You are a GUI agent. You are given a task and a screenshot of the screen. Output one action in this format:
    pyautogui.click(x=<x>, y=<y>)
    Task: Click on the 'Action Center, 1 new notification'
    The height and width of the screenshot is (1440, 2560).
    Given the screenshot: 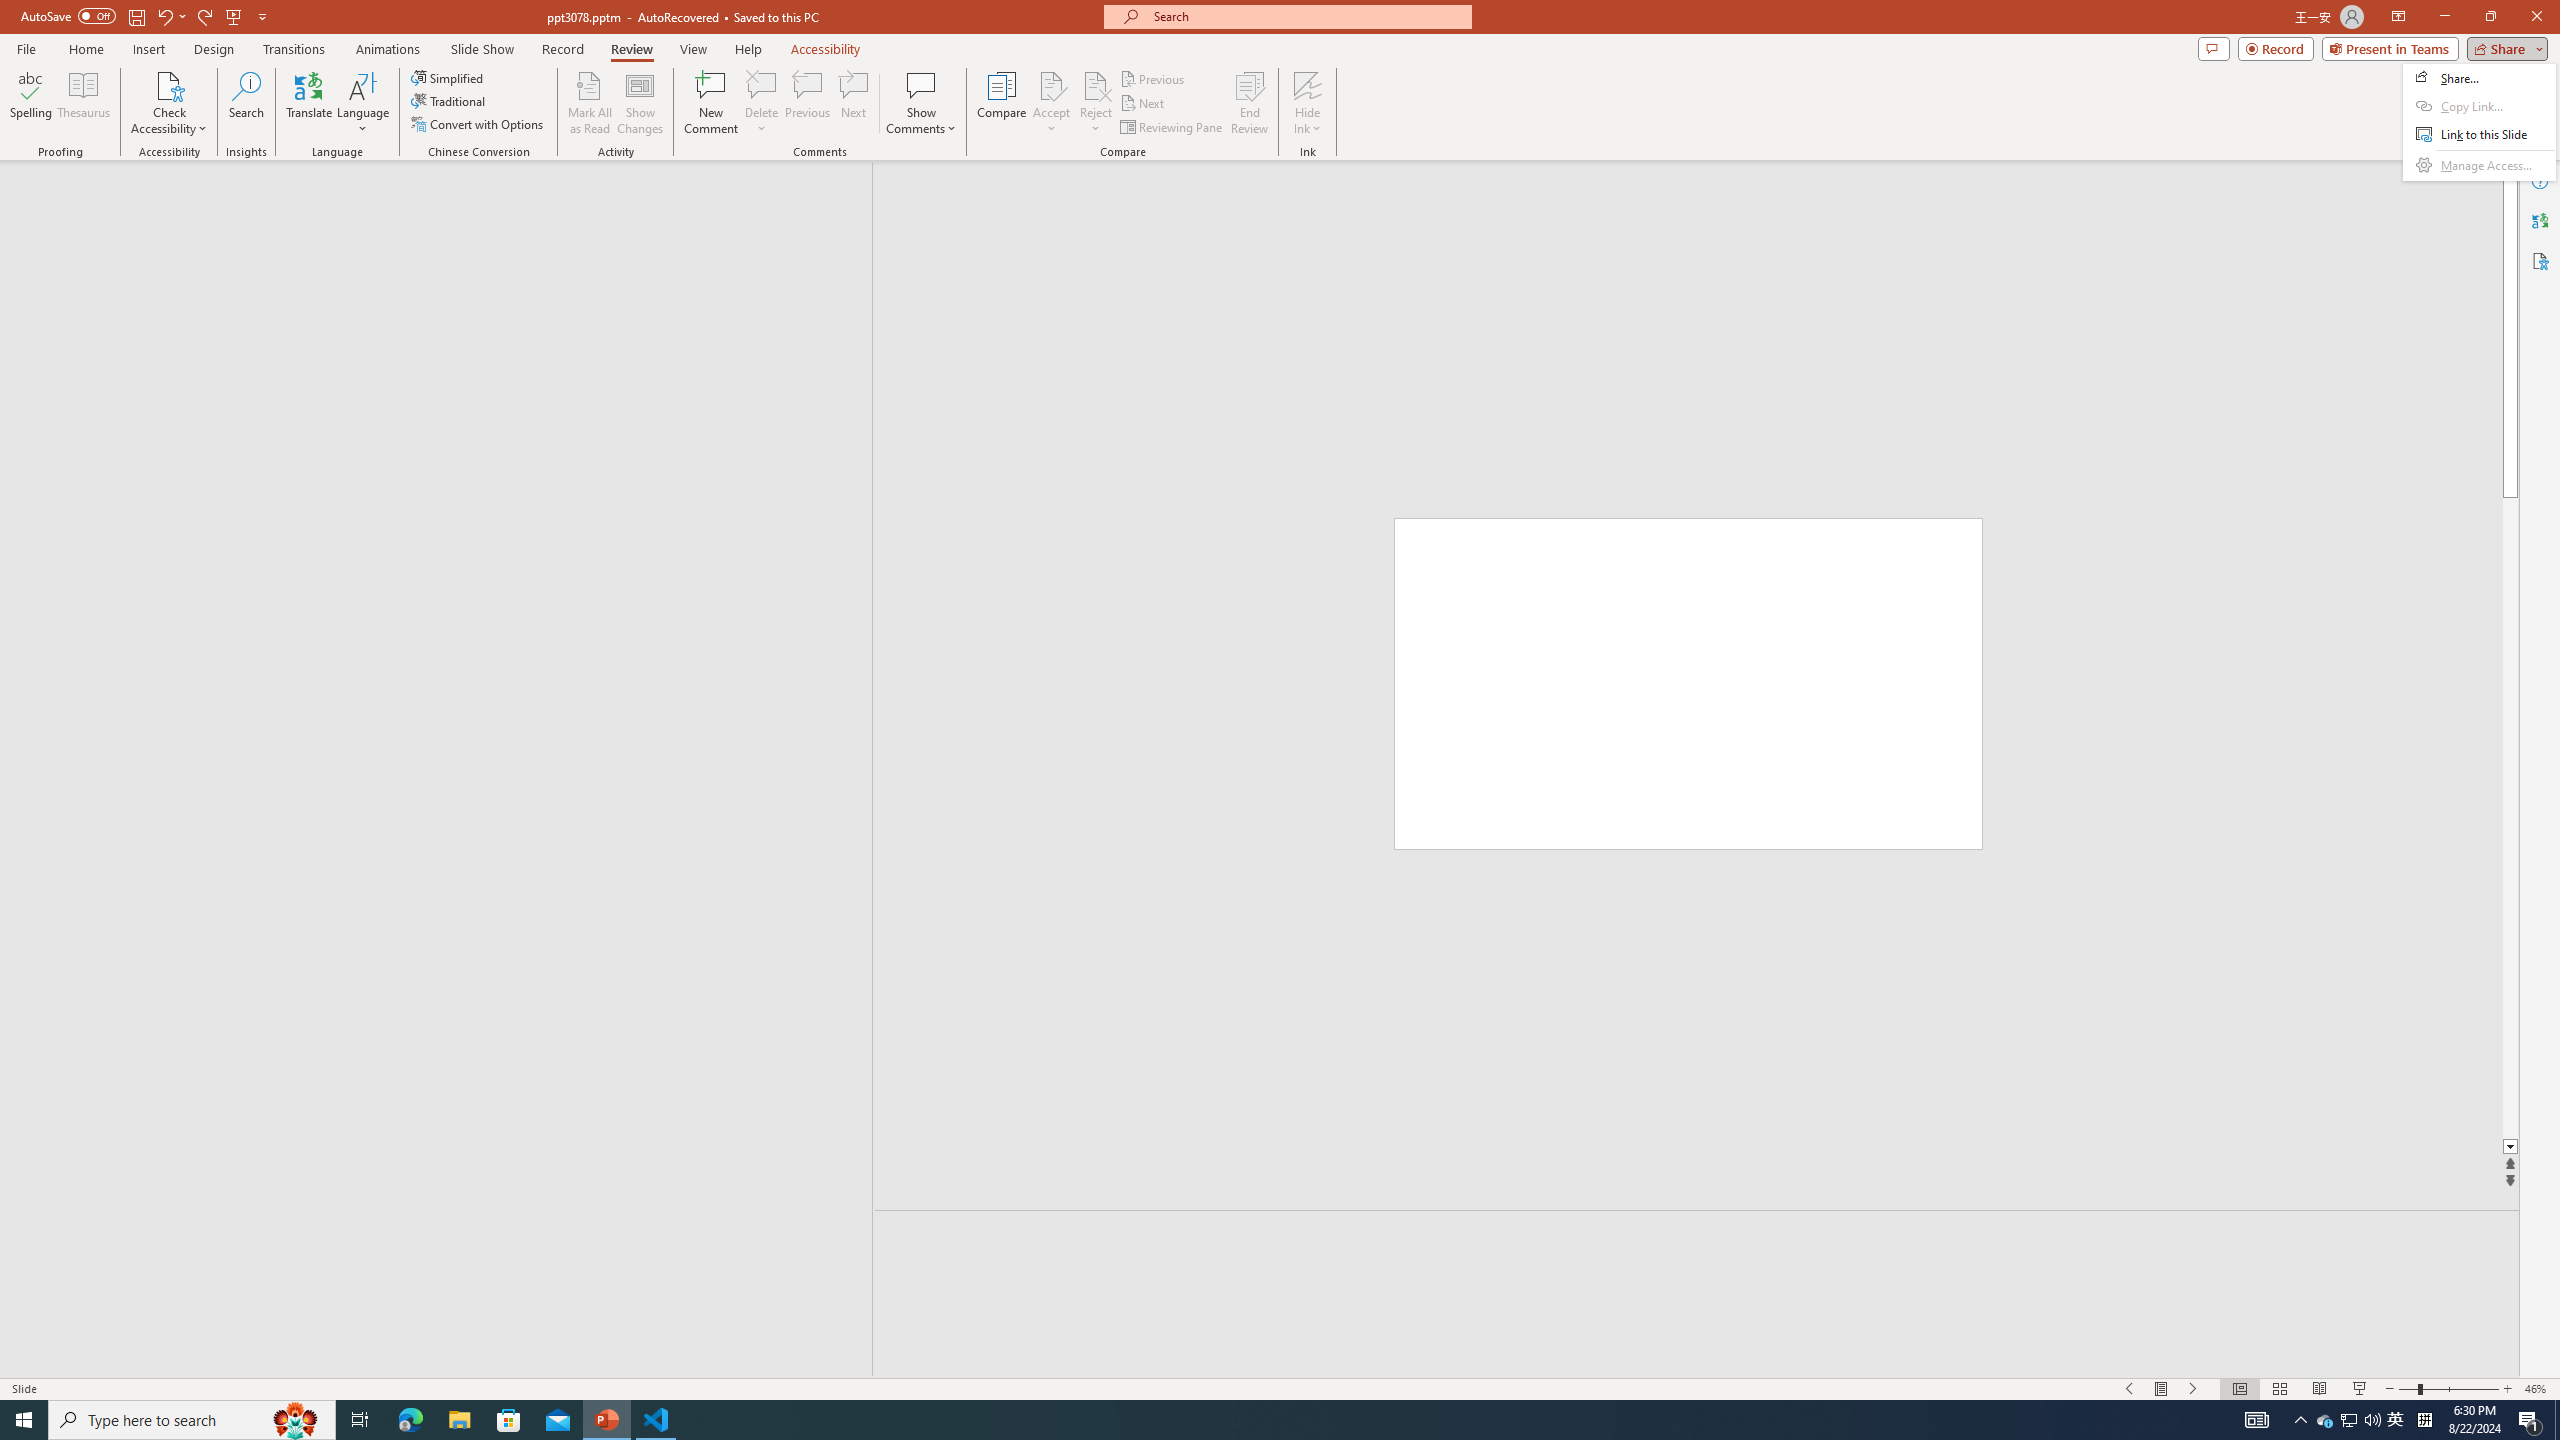 What is the action you would take?
    pyautogui.click(x=2530, y=1418)
    